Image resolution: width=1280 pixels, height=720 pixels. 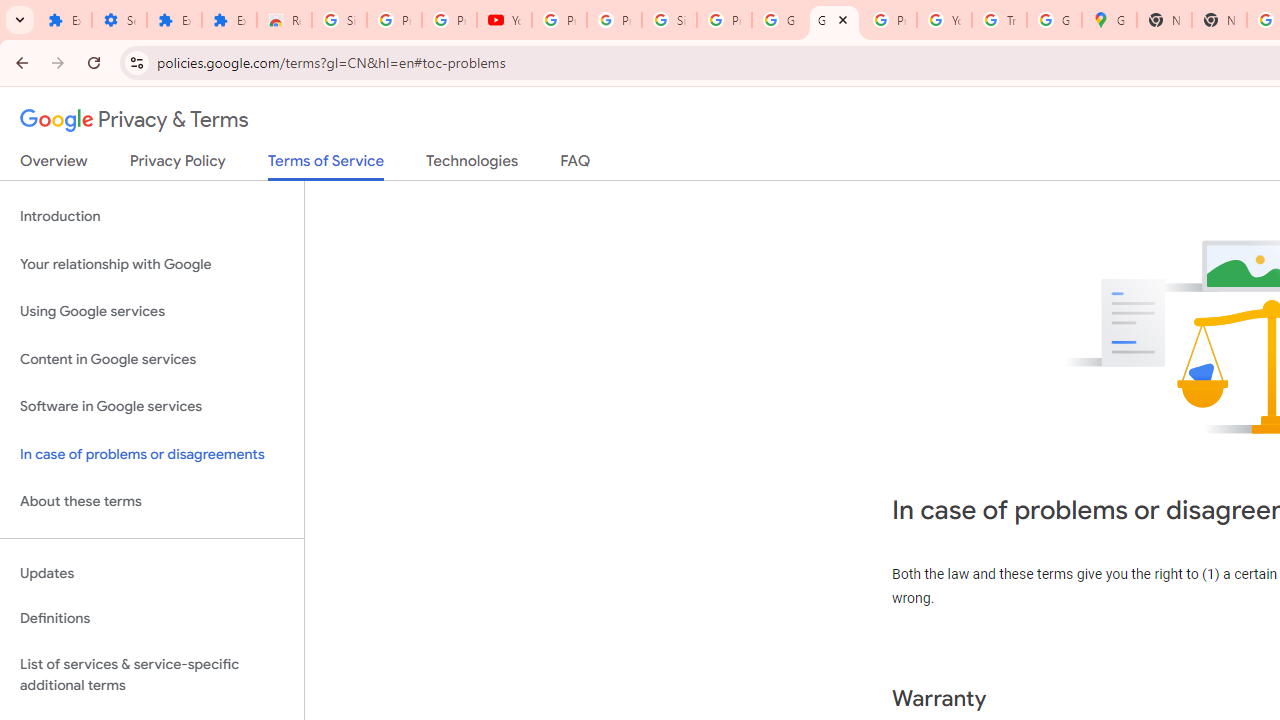 What do you see at coordinates (151, 406) in the screenshot?
I see `'Software in Google services'` at bounding box center [151, 406].